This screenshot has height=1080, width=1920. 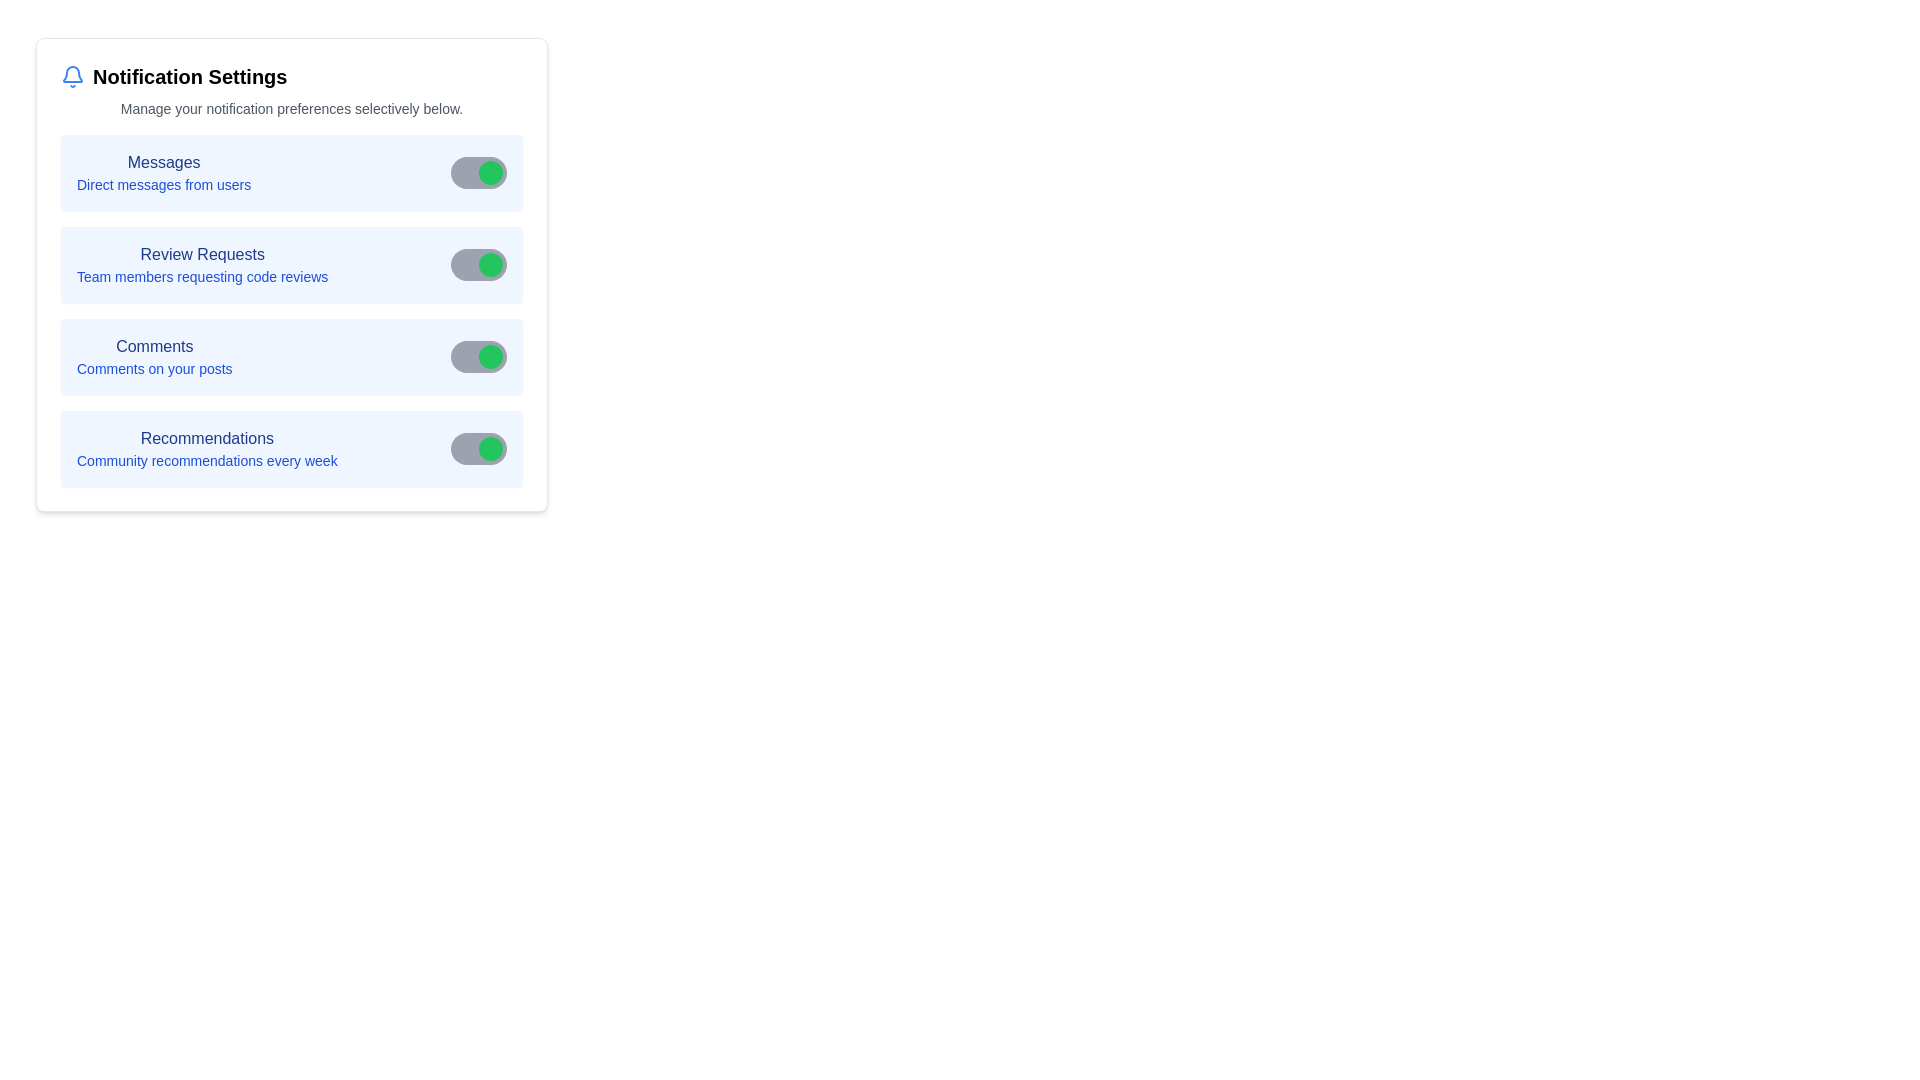 What do you see at coordinates (478, 264) in the screenshot?
I see `the toggle switch associated with the 'Review Requests' option in the notification settings panel to switch it on or off` at bounding box center [478, 264].